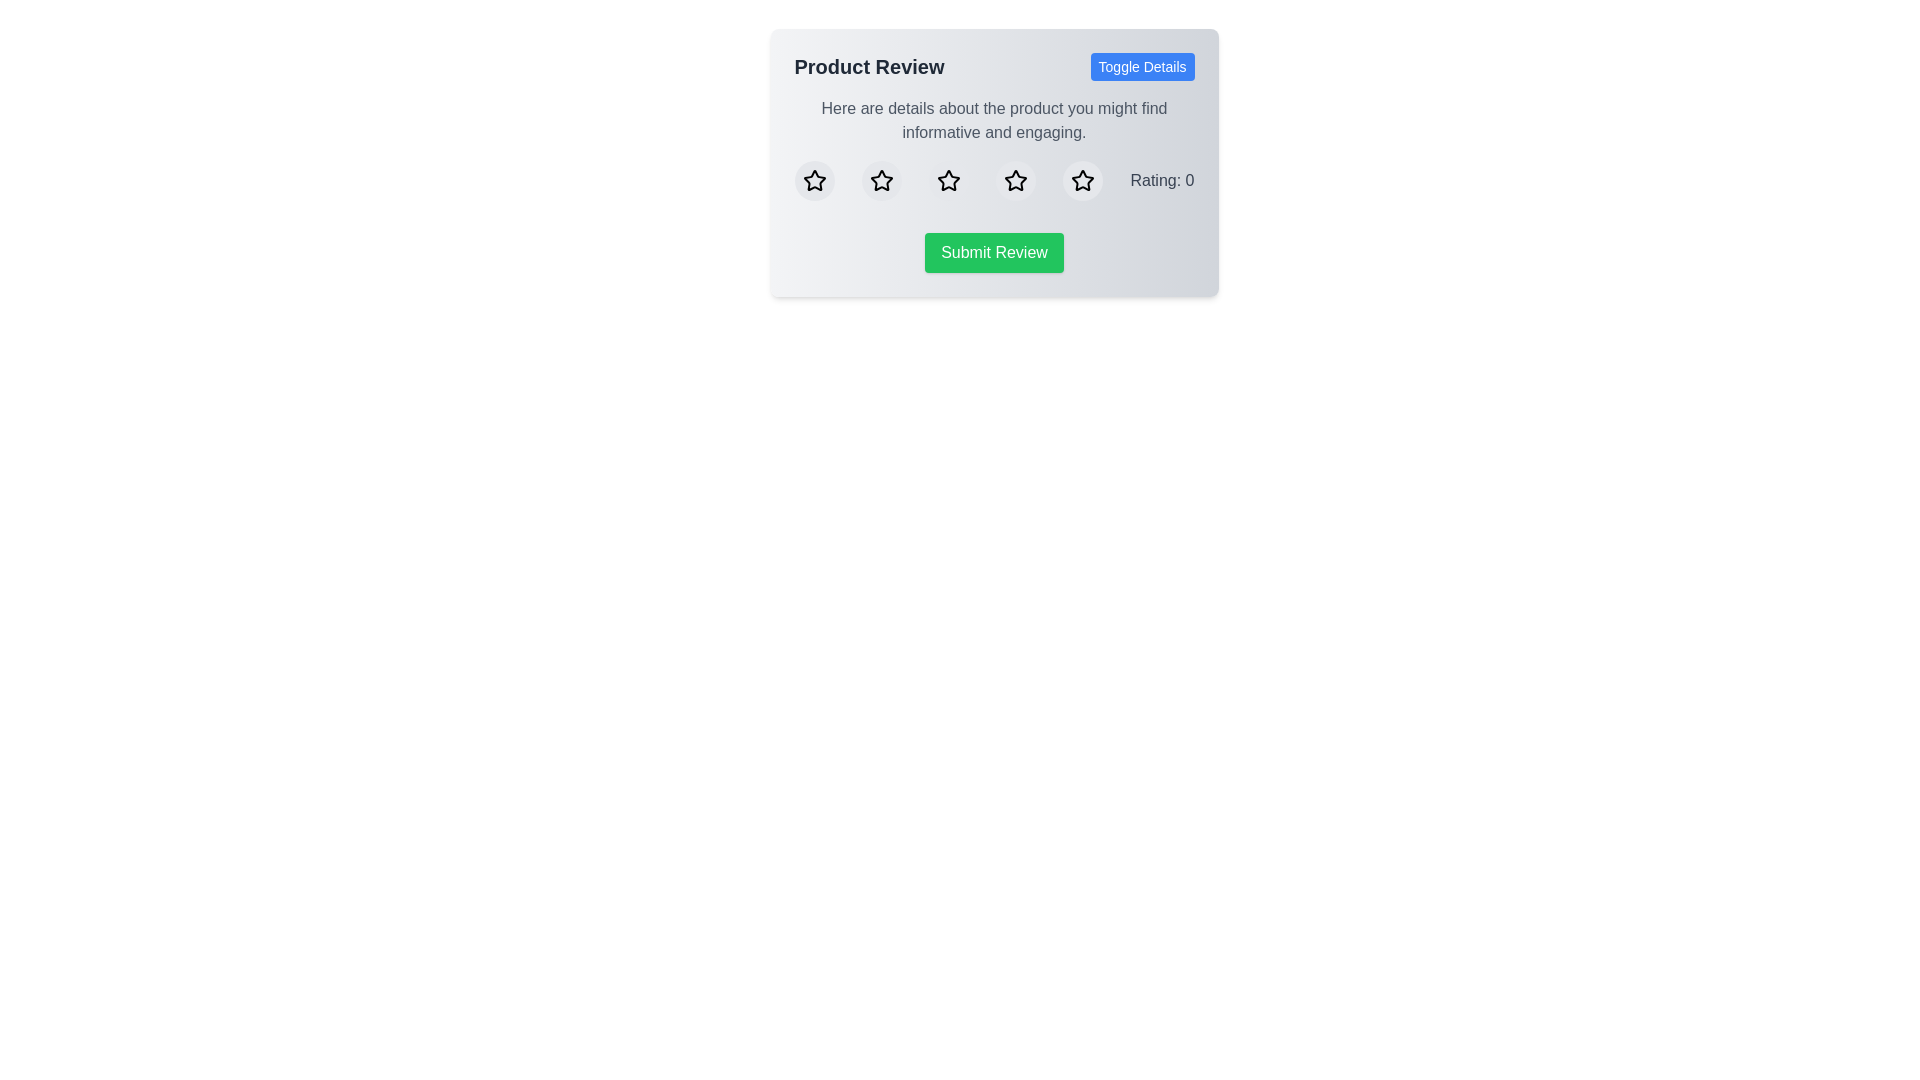 This screenshot has width=1920, height=1080. Describe the element at coordinates (993, 252) in the screenshot. I see `the 'Submit Review' button to submit the review` at that location.